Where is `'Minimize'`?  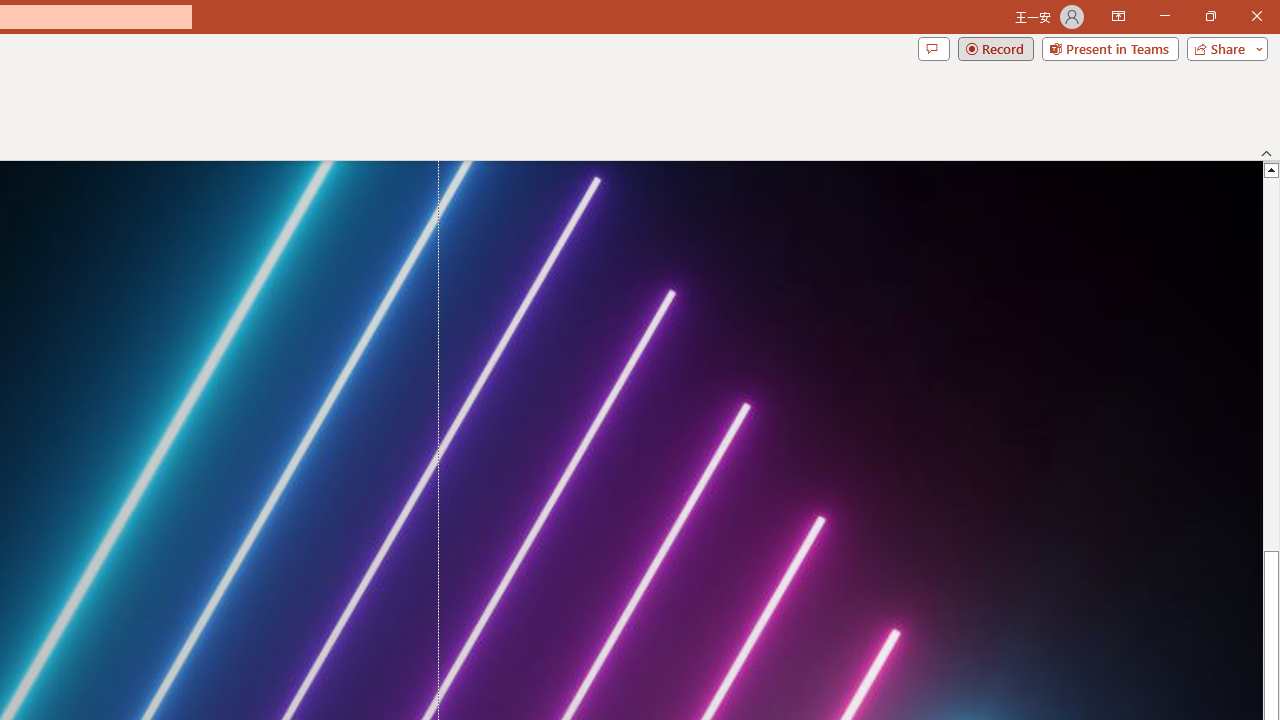 'Minimize' is located at coordinates (1164, 16).